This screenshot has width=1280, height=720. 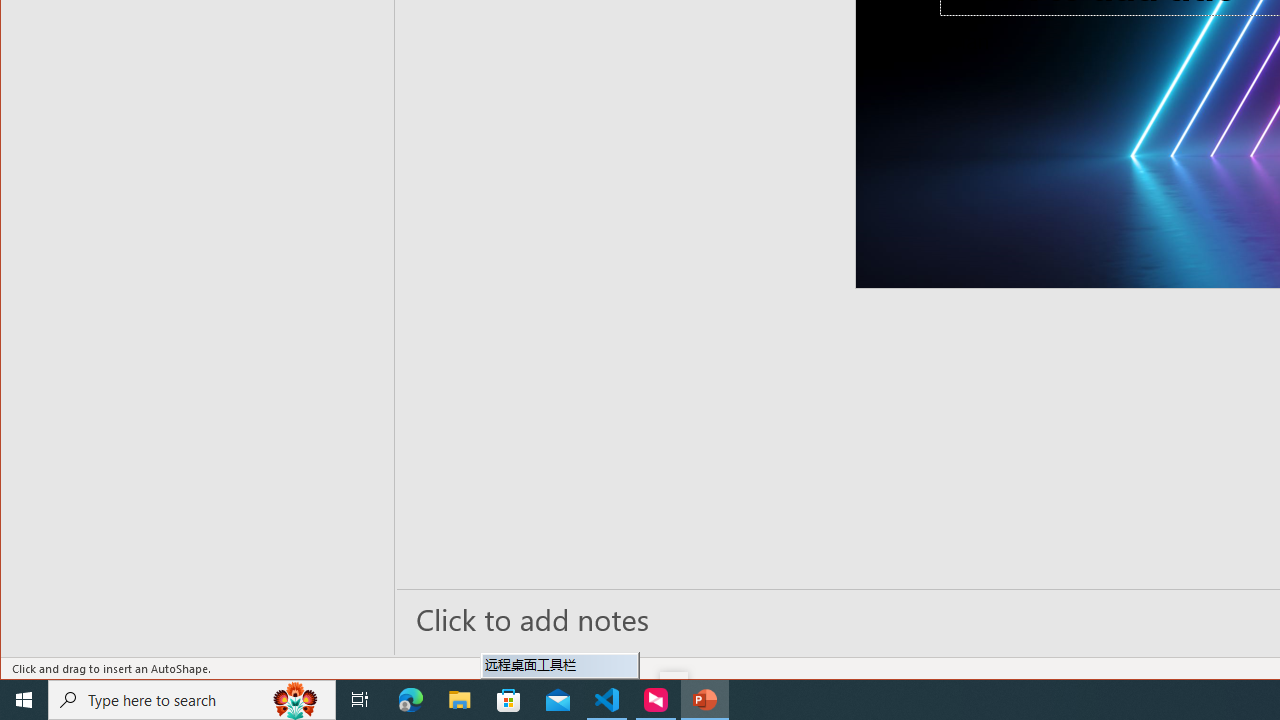 What do you see at coordinates (410, 698) in the screenshot?
I see `'Microsoft Edge'` at bounding box center [410, 698].